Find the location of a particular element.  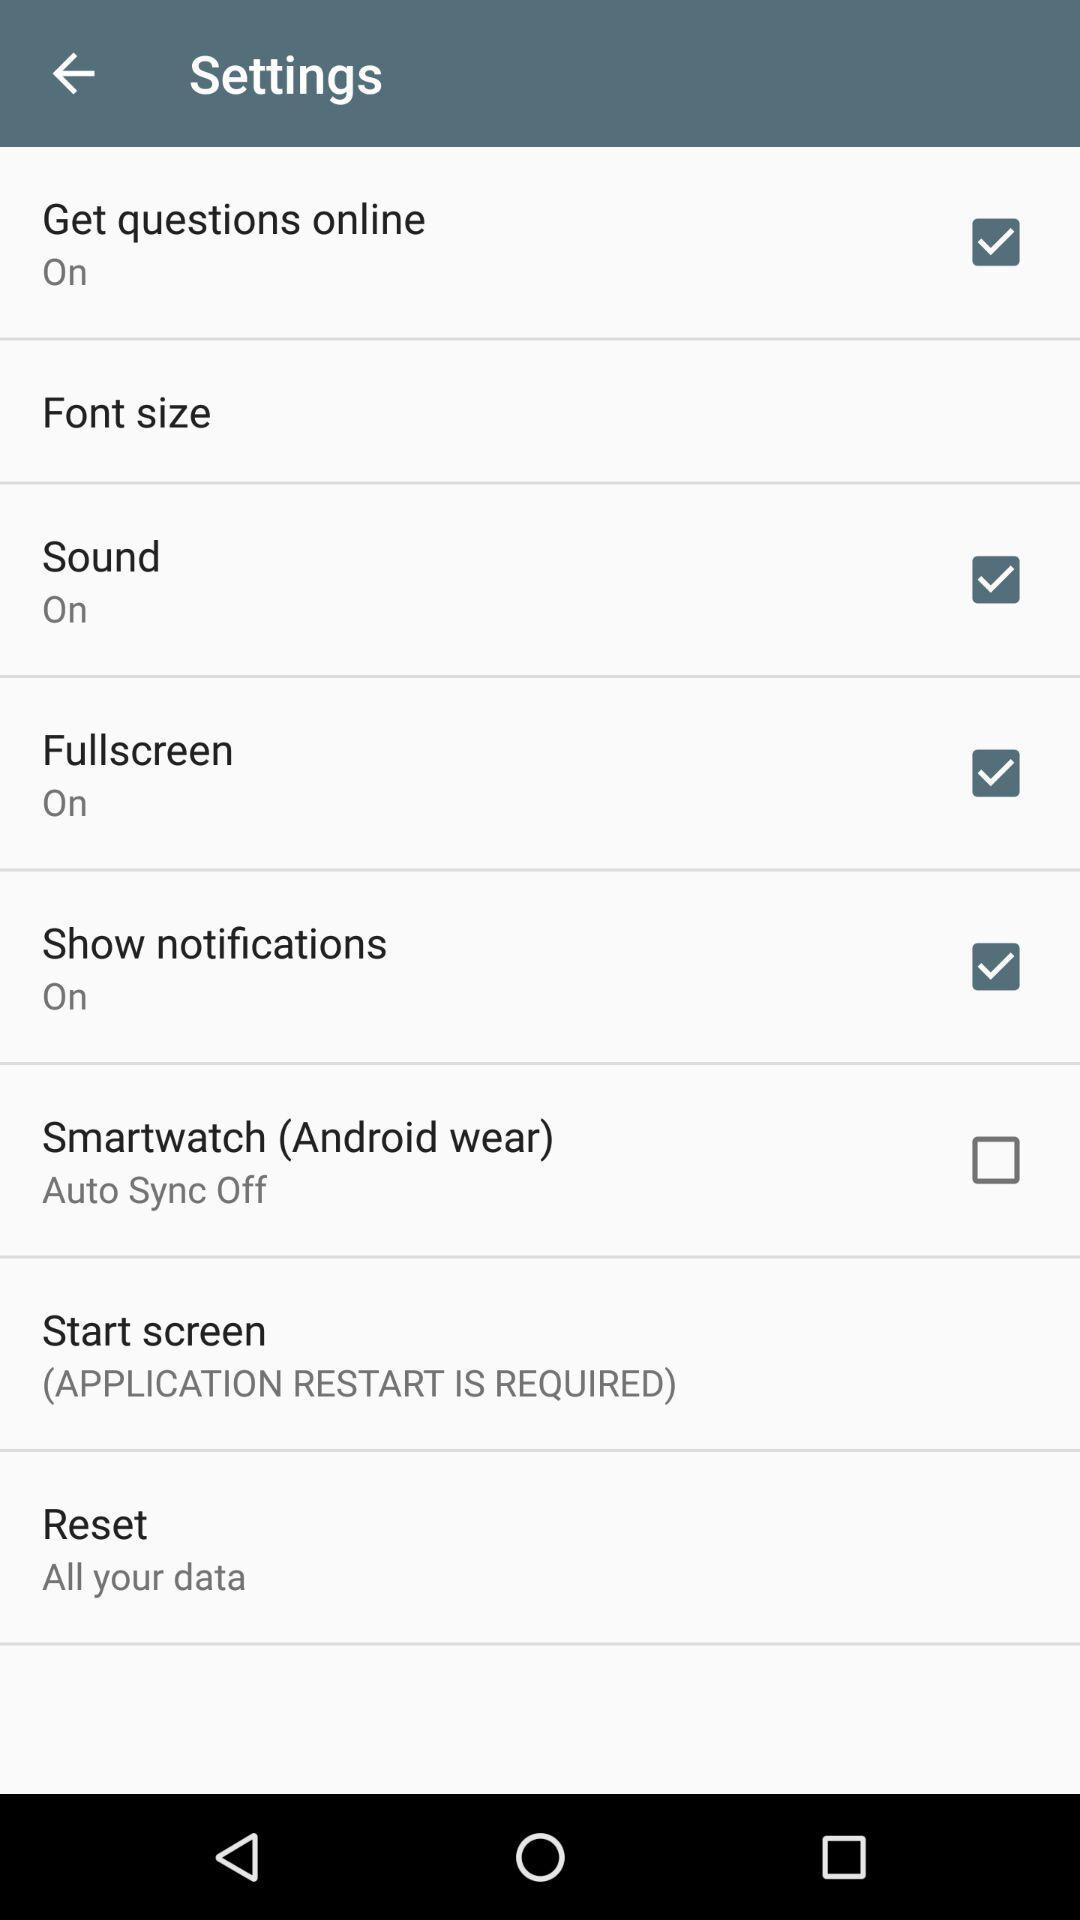

the icon above the on is located at coordinates (233, 217).